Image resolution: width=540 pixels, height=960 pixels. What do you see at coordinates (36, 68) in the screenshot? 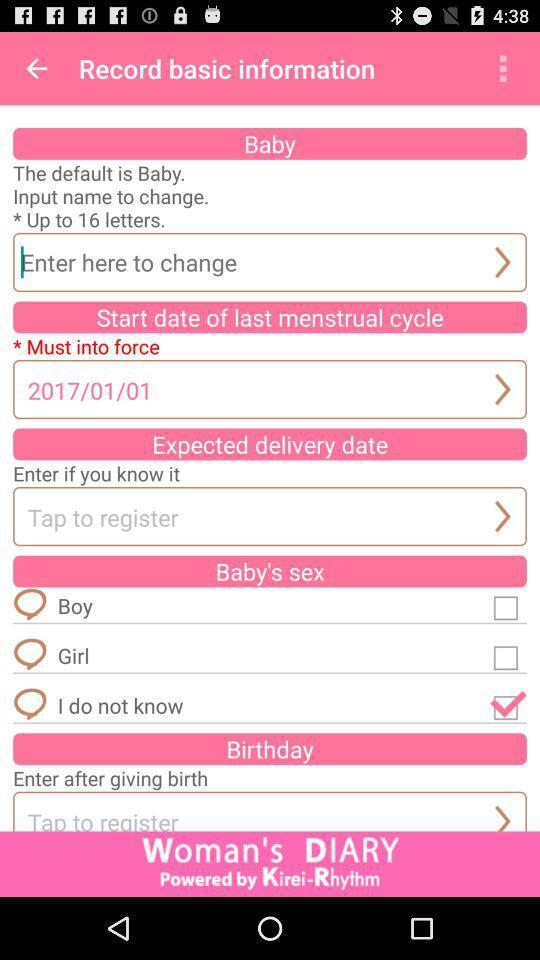
I see `icon next to record basic information item` at bounding box center [36, 68].